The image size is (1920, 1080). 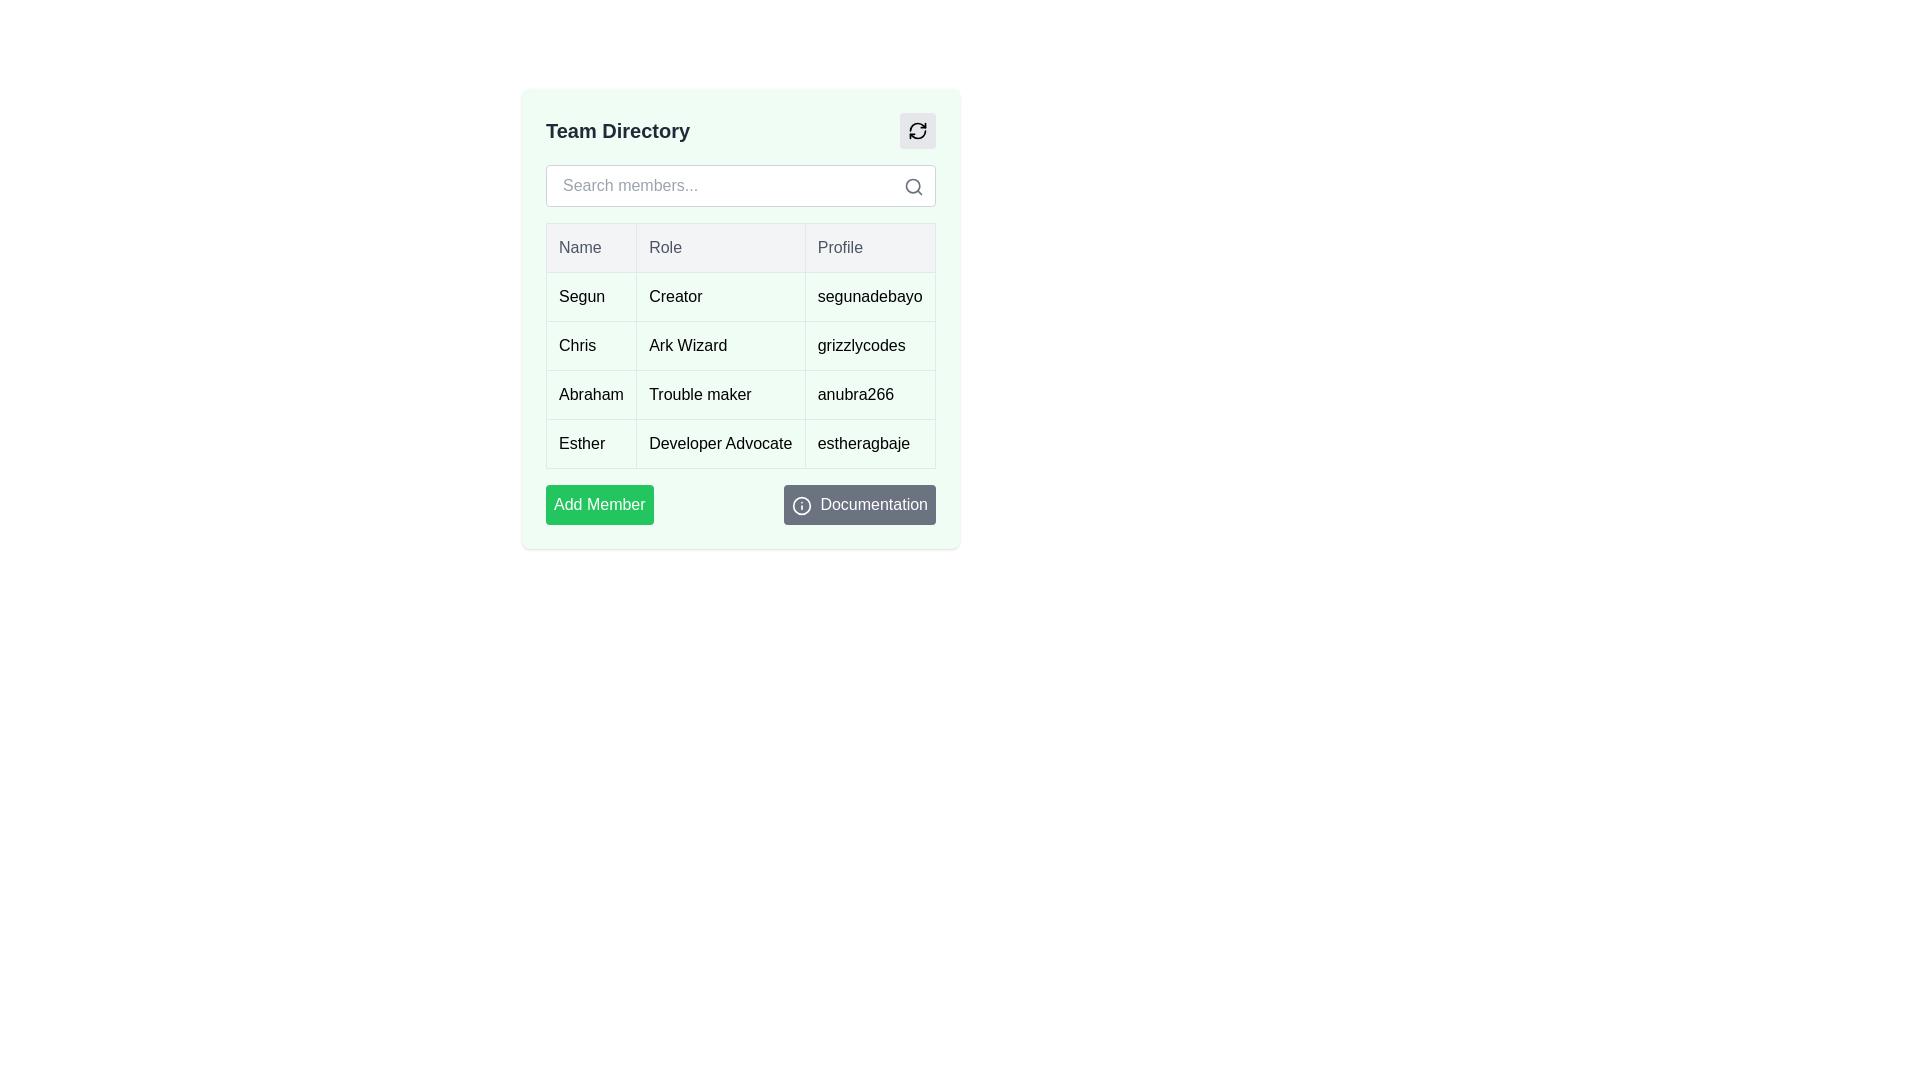 What do you see at coordinates (916, 131) in the screenshot?
I see `the circular arrow icon representing a refresh action located in the top right corner of the 'Team Directory' card` at bounding box center [916, 131].